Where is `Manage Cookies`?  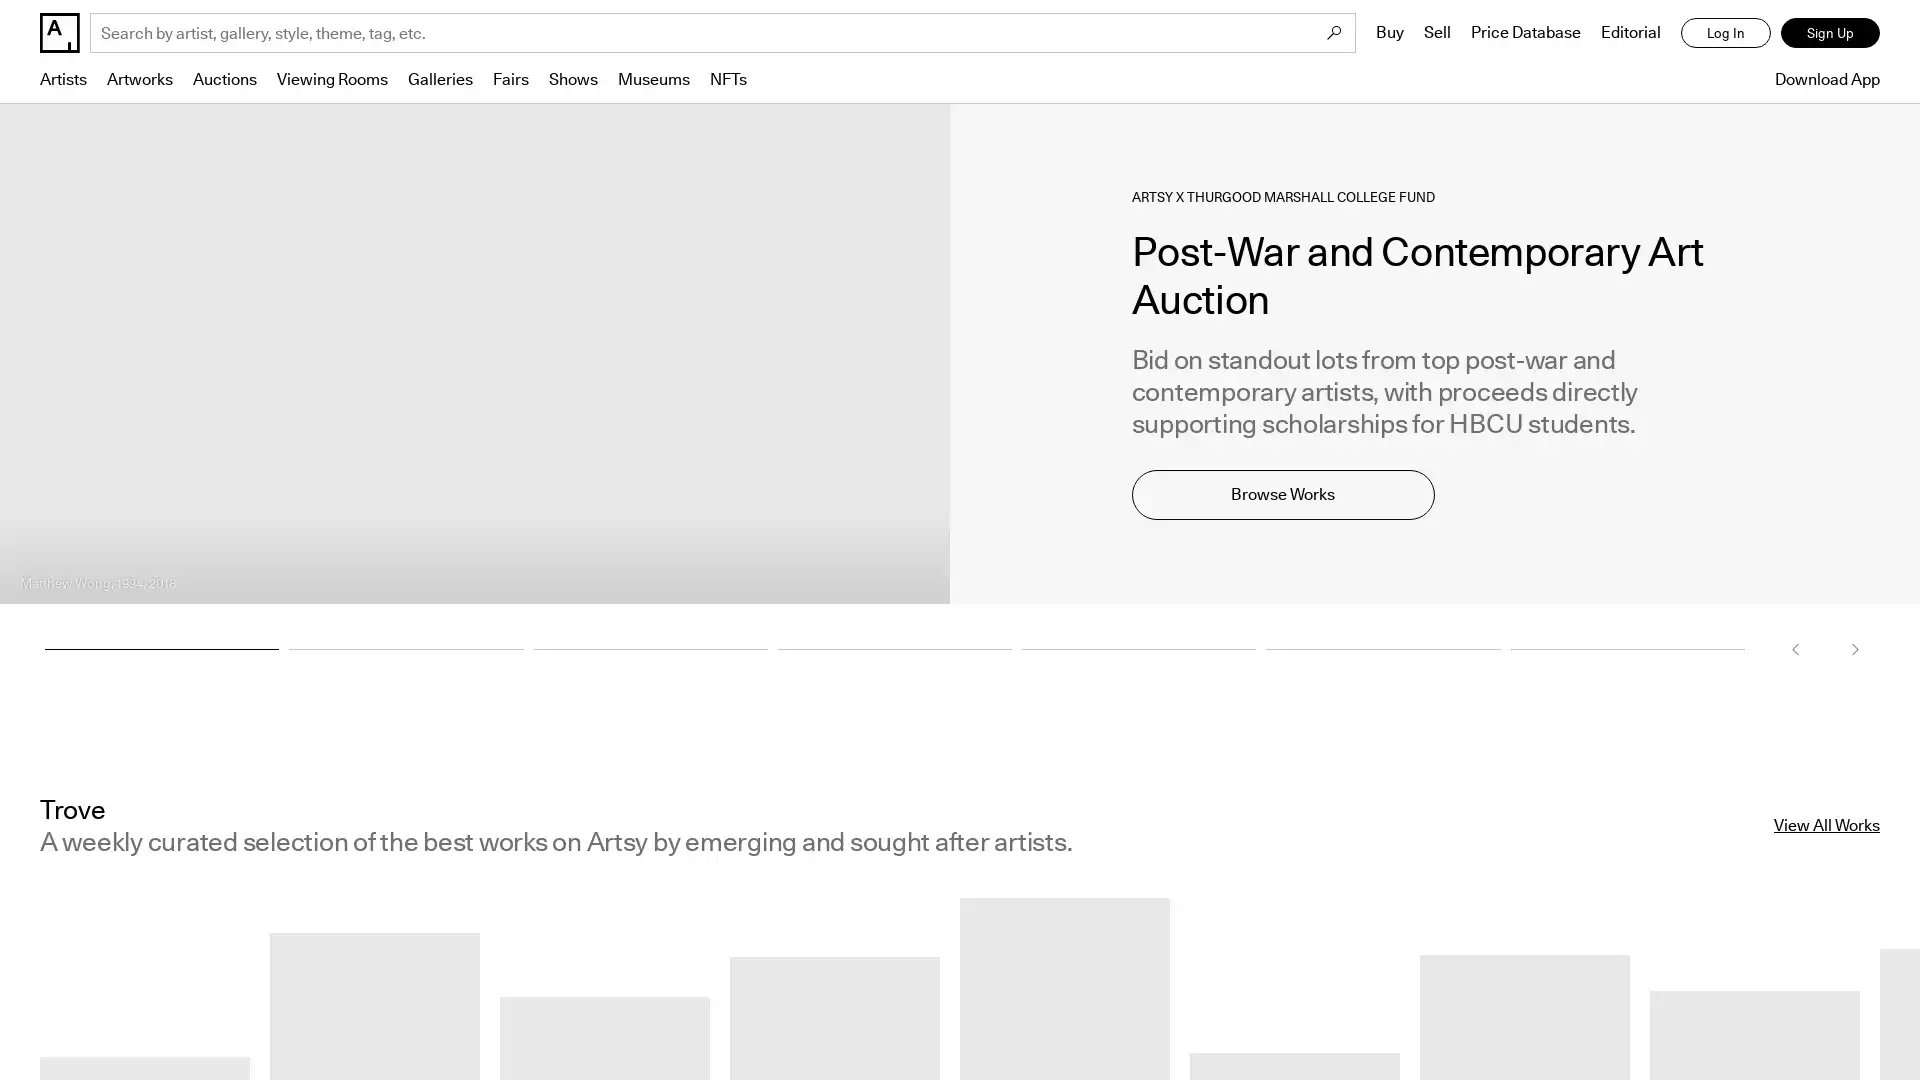 Manage Cookies is located at coordinates (1613, 1014).